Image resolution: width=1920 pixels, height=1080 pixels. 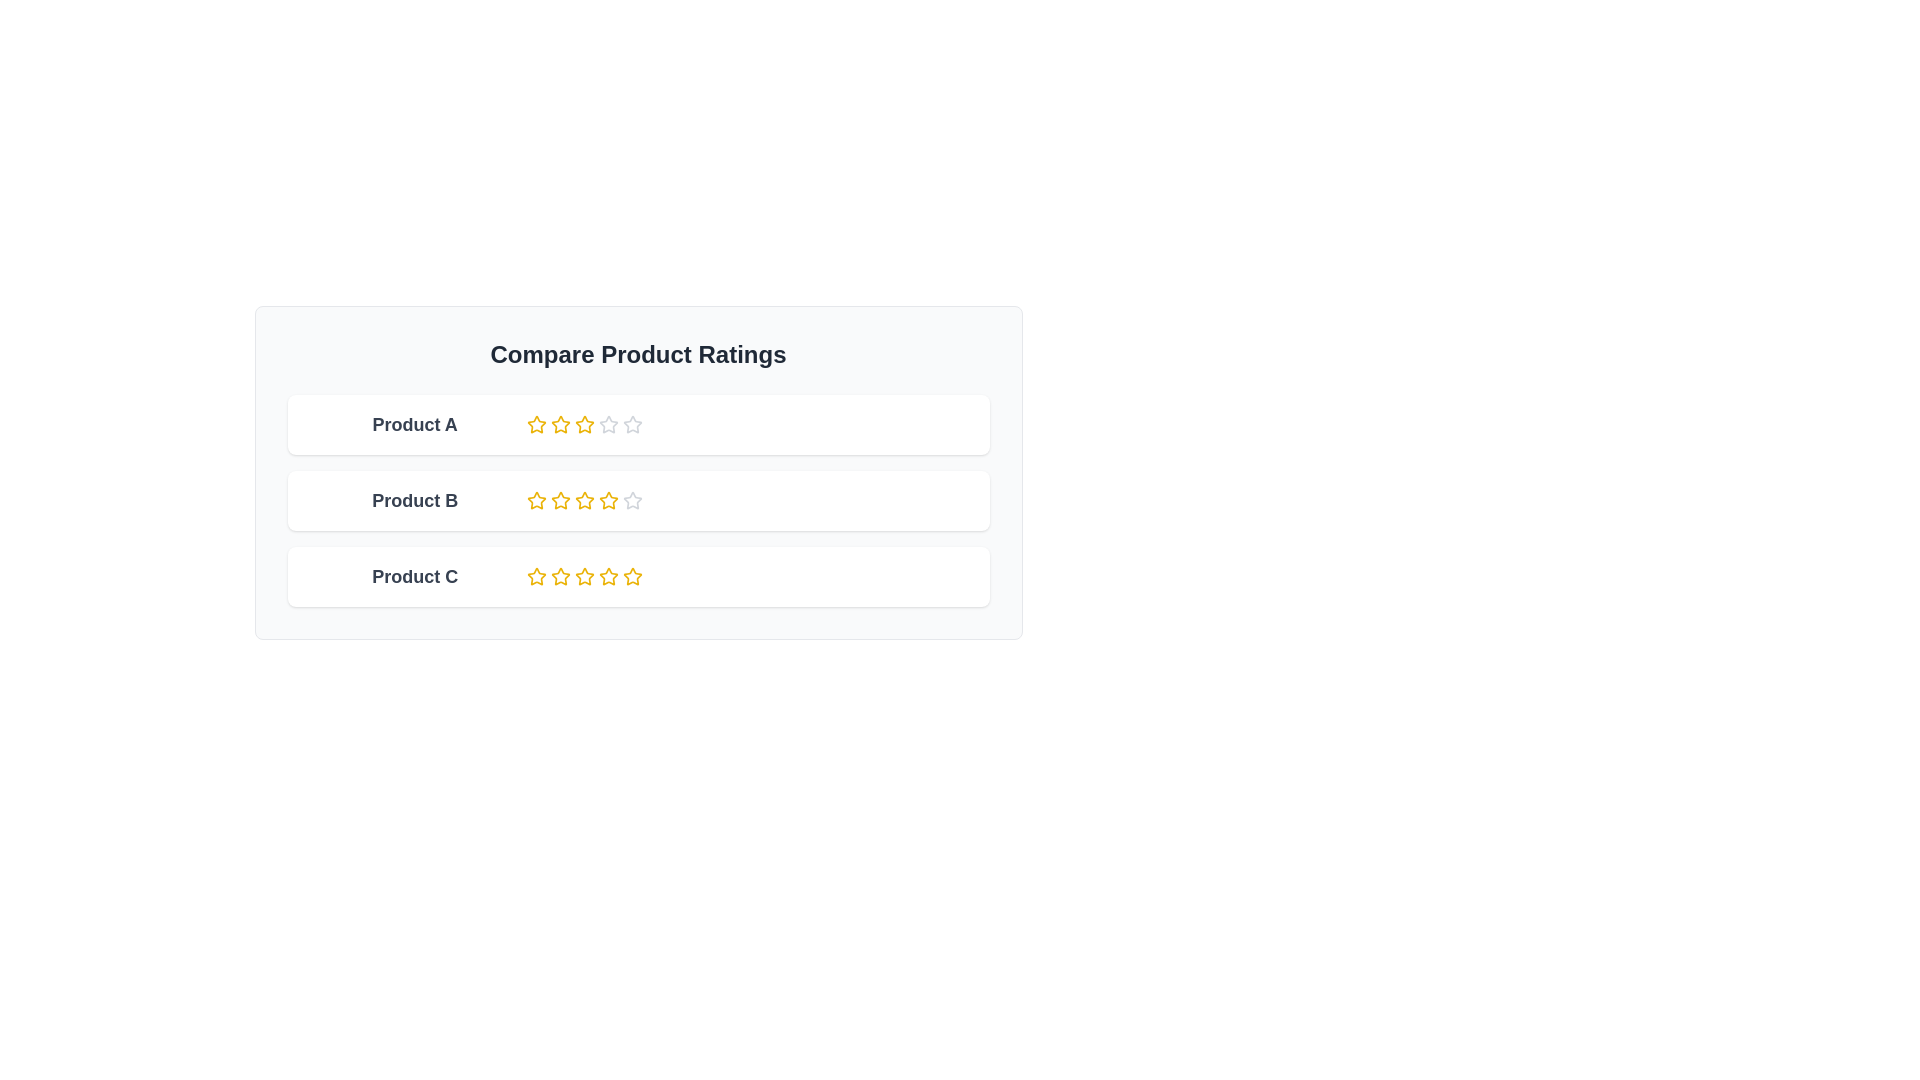 I want to click on the second star icon in the rating row for 'Product A' to rate it, so click(x=560, y=423).